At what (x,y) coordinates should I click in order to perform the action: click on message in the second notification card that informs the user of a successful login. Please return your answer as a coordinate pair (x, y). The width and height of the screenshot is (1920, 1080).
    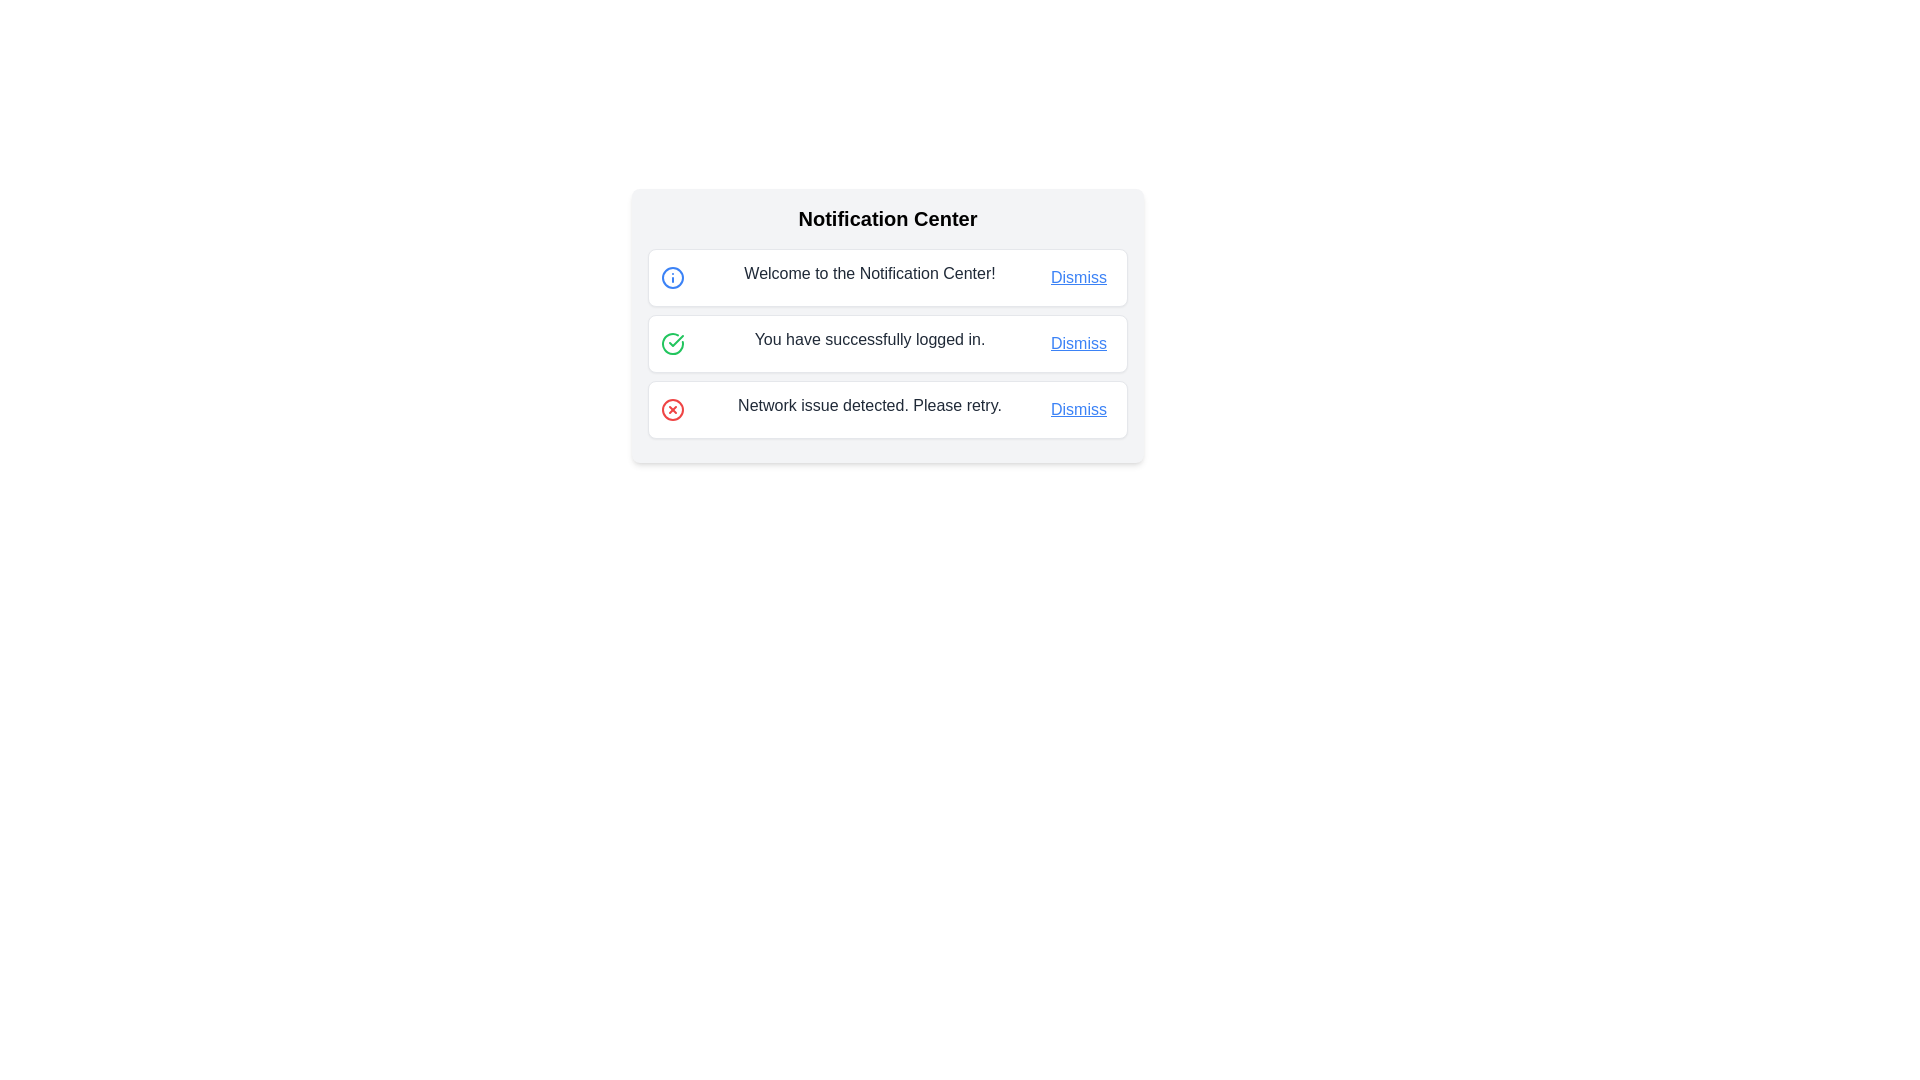
    Looking at the image, I should click on (887, 342).